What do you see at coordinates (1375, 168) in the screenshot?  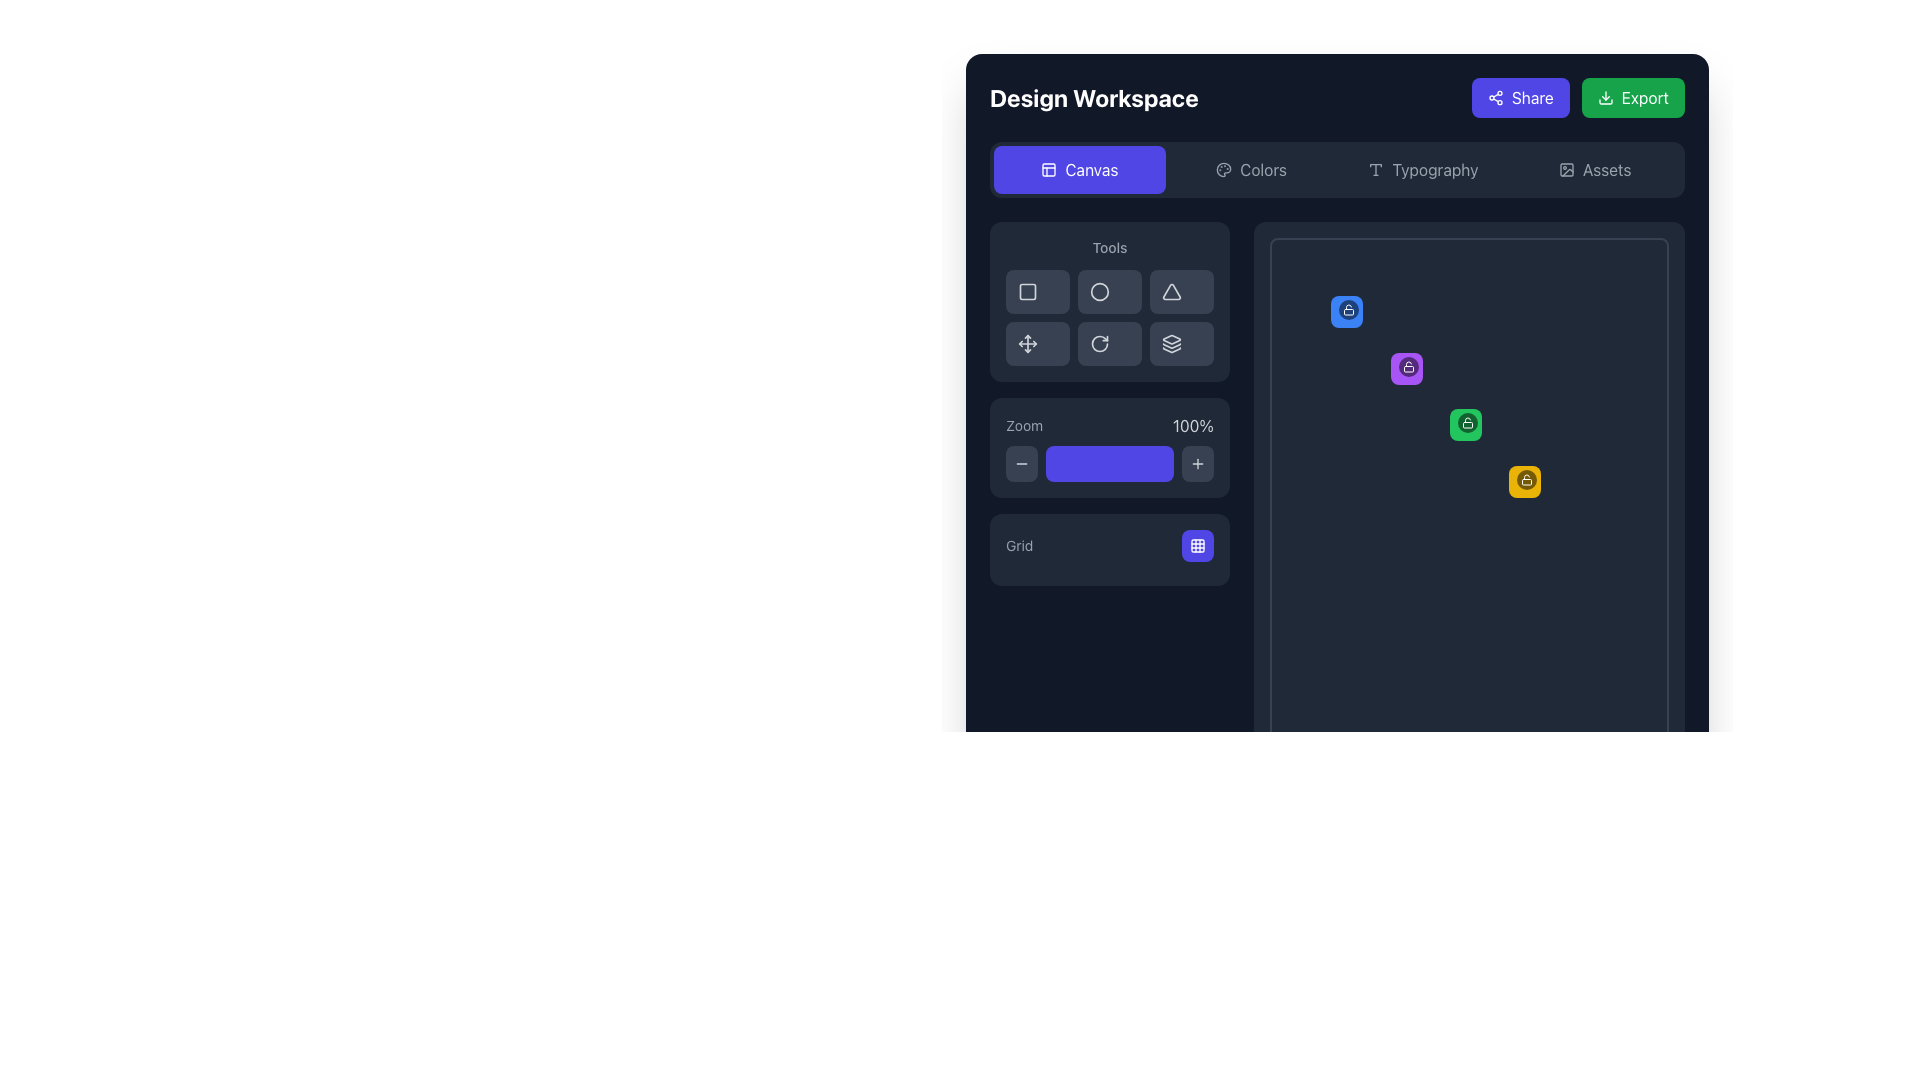 I see `the 'T' typography icon in the top navigation bar` at bounding box center [1375, 168].